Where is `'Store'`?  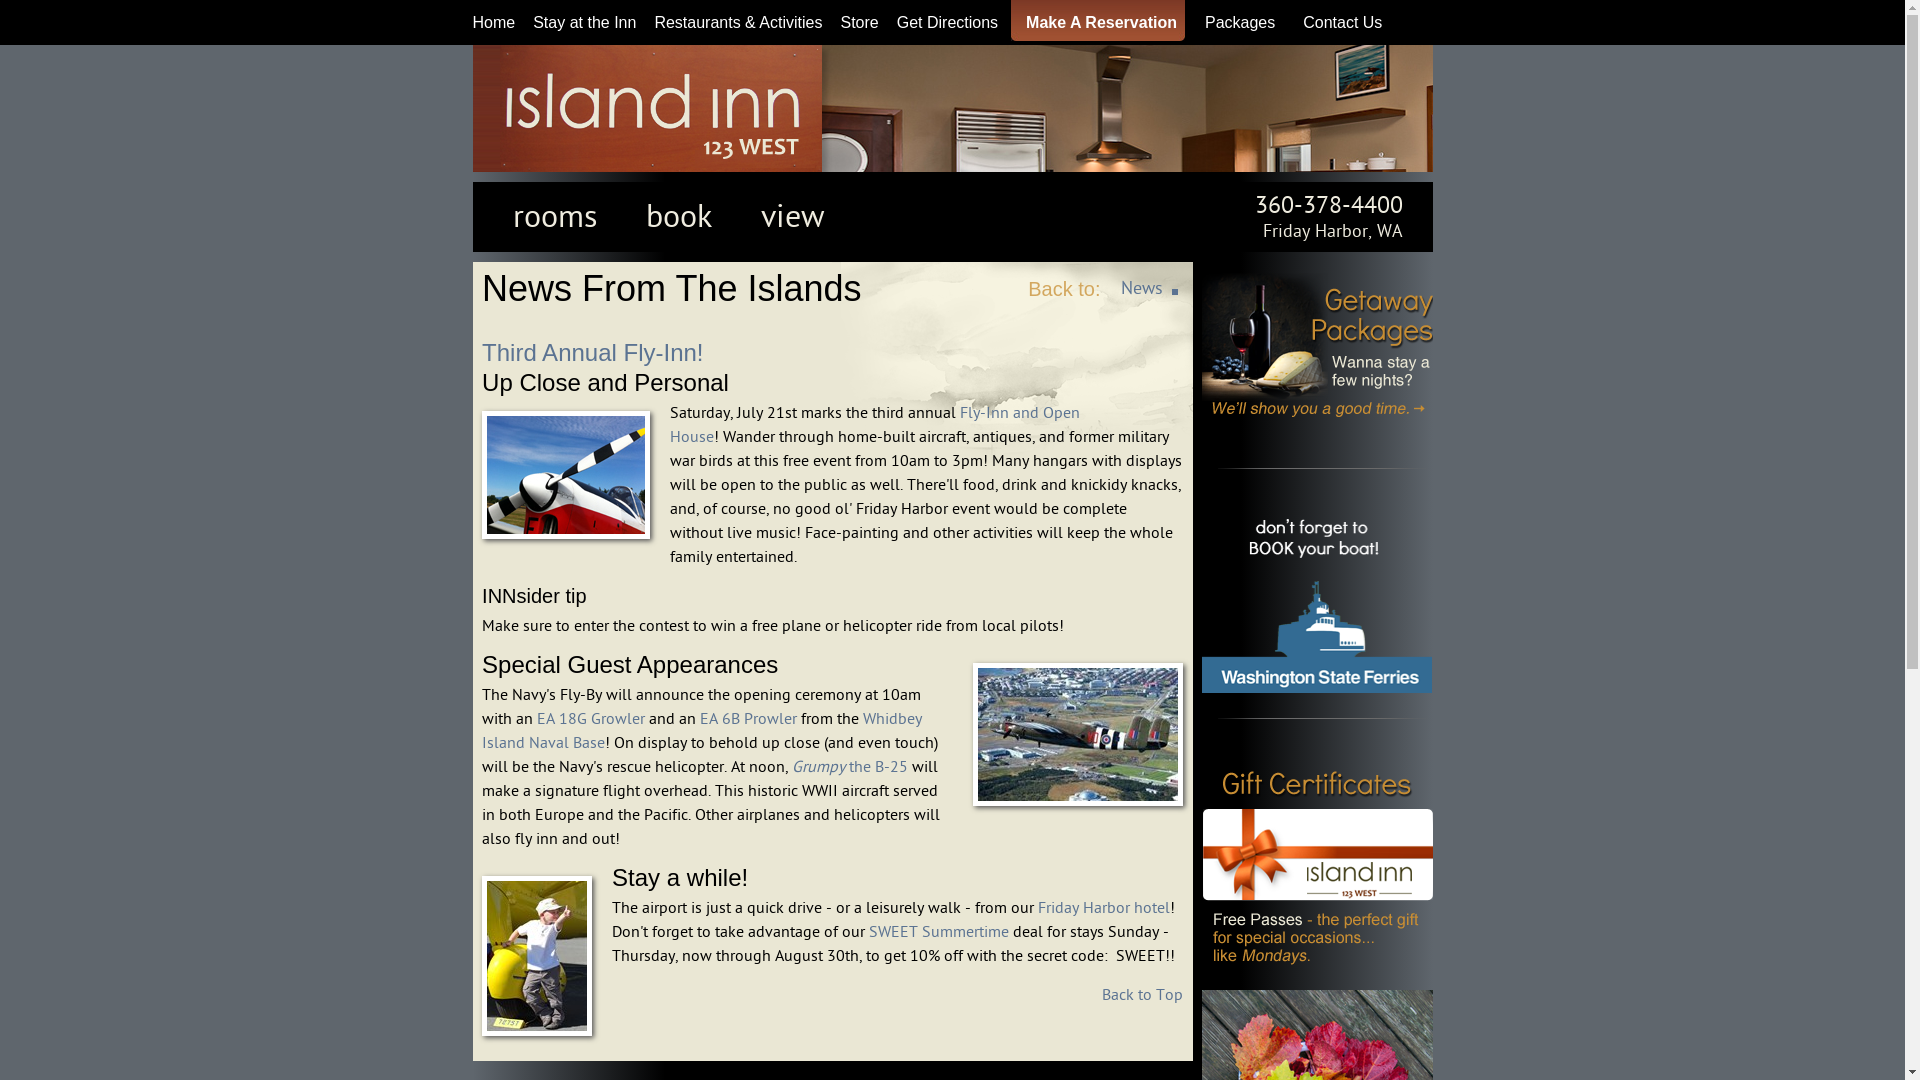 'Store' is located at coordinates (859, 22).